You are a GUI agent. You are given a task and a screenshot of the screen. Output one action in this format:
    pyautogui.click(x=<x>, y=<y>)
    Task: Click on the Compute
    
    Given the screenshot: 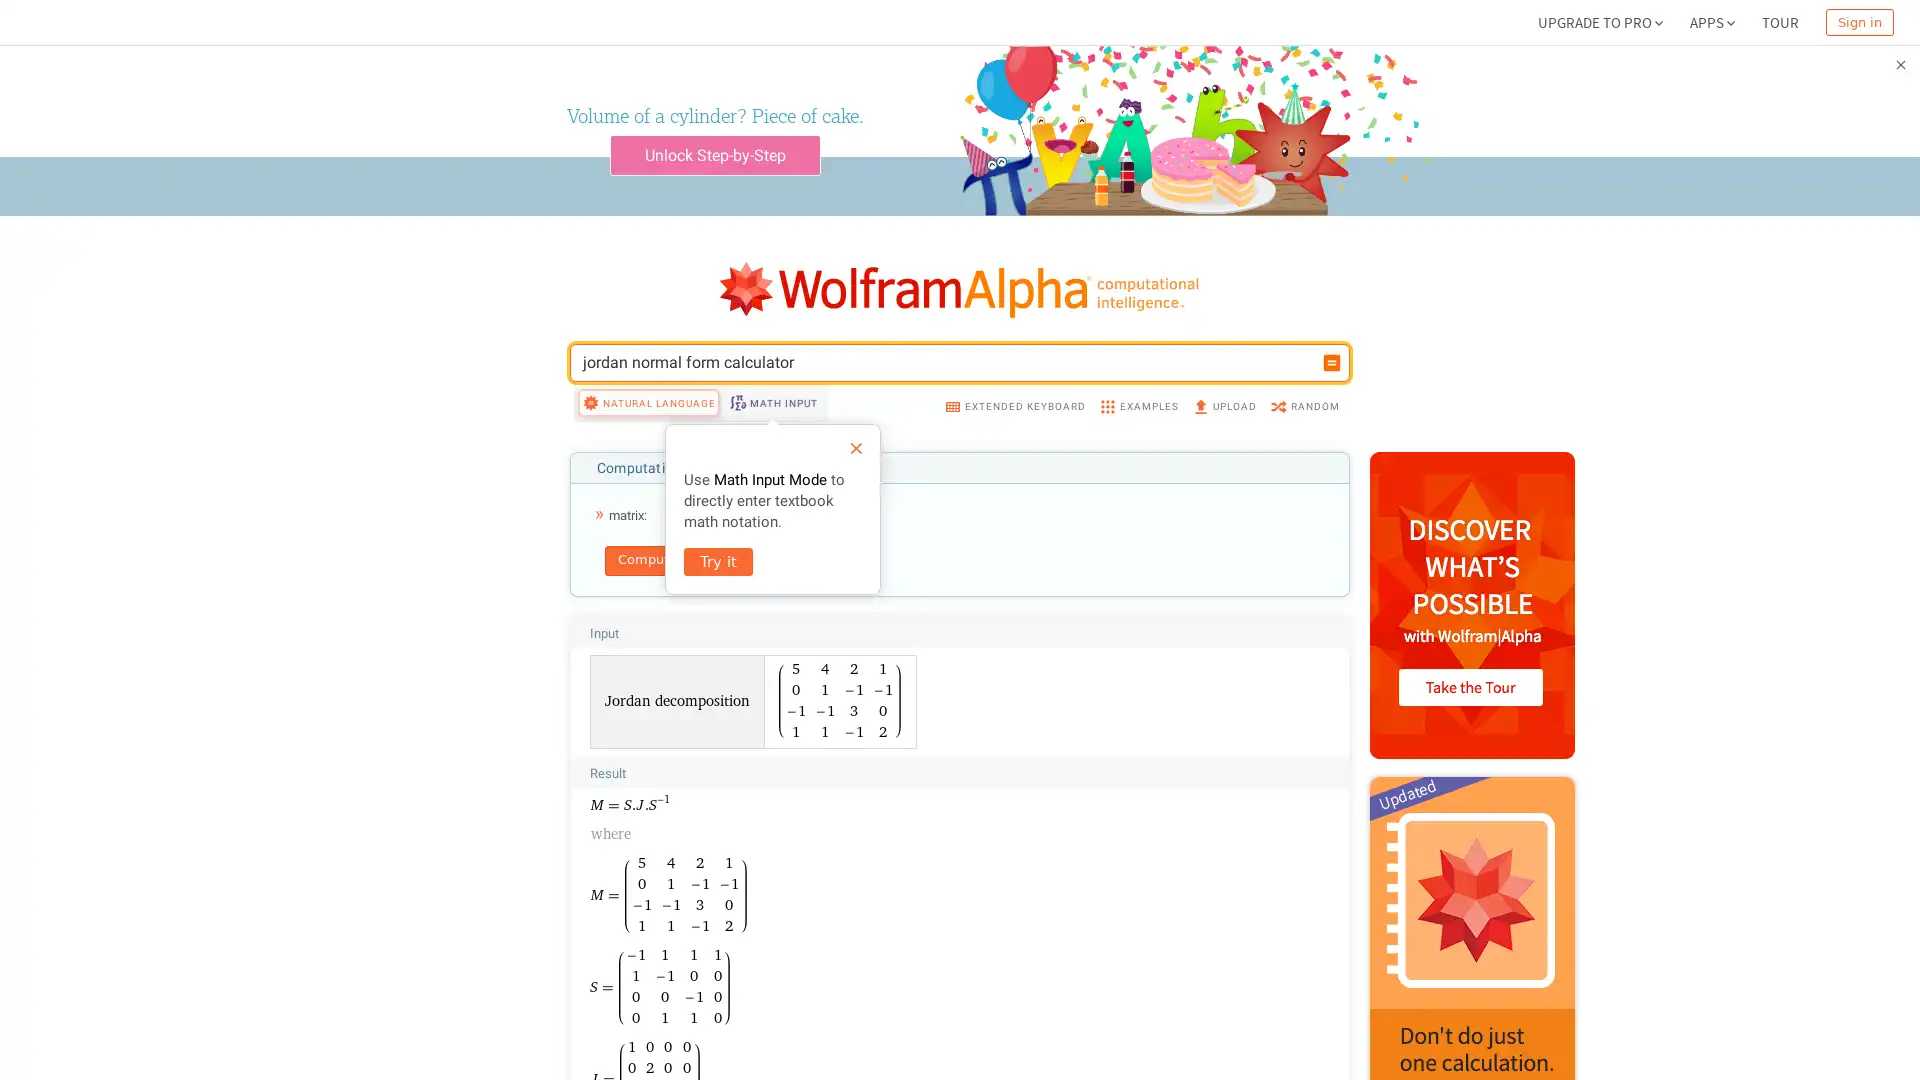 What is the action you would take?
    pyautogui.click(x=647, y=560)
    